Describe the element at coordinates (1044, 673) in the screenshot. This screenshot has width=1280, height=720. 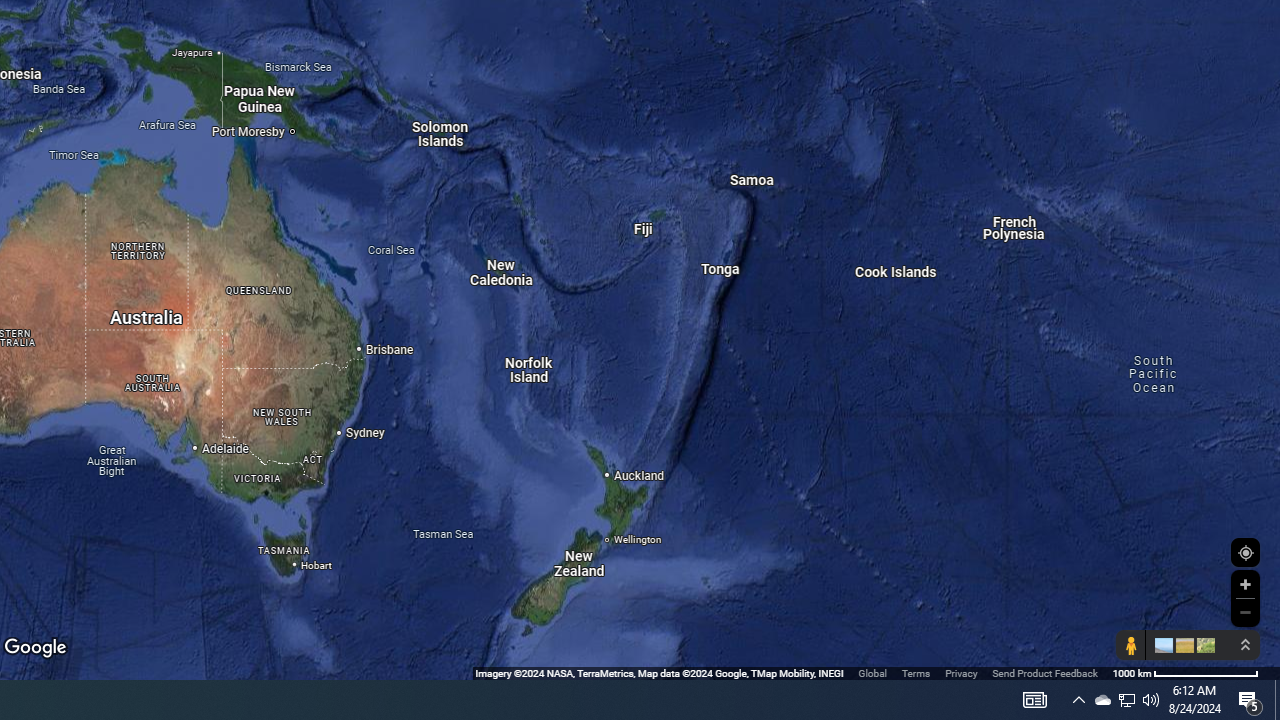
I see `'Send Product Feedback'` at that location.